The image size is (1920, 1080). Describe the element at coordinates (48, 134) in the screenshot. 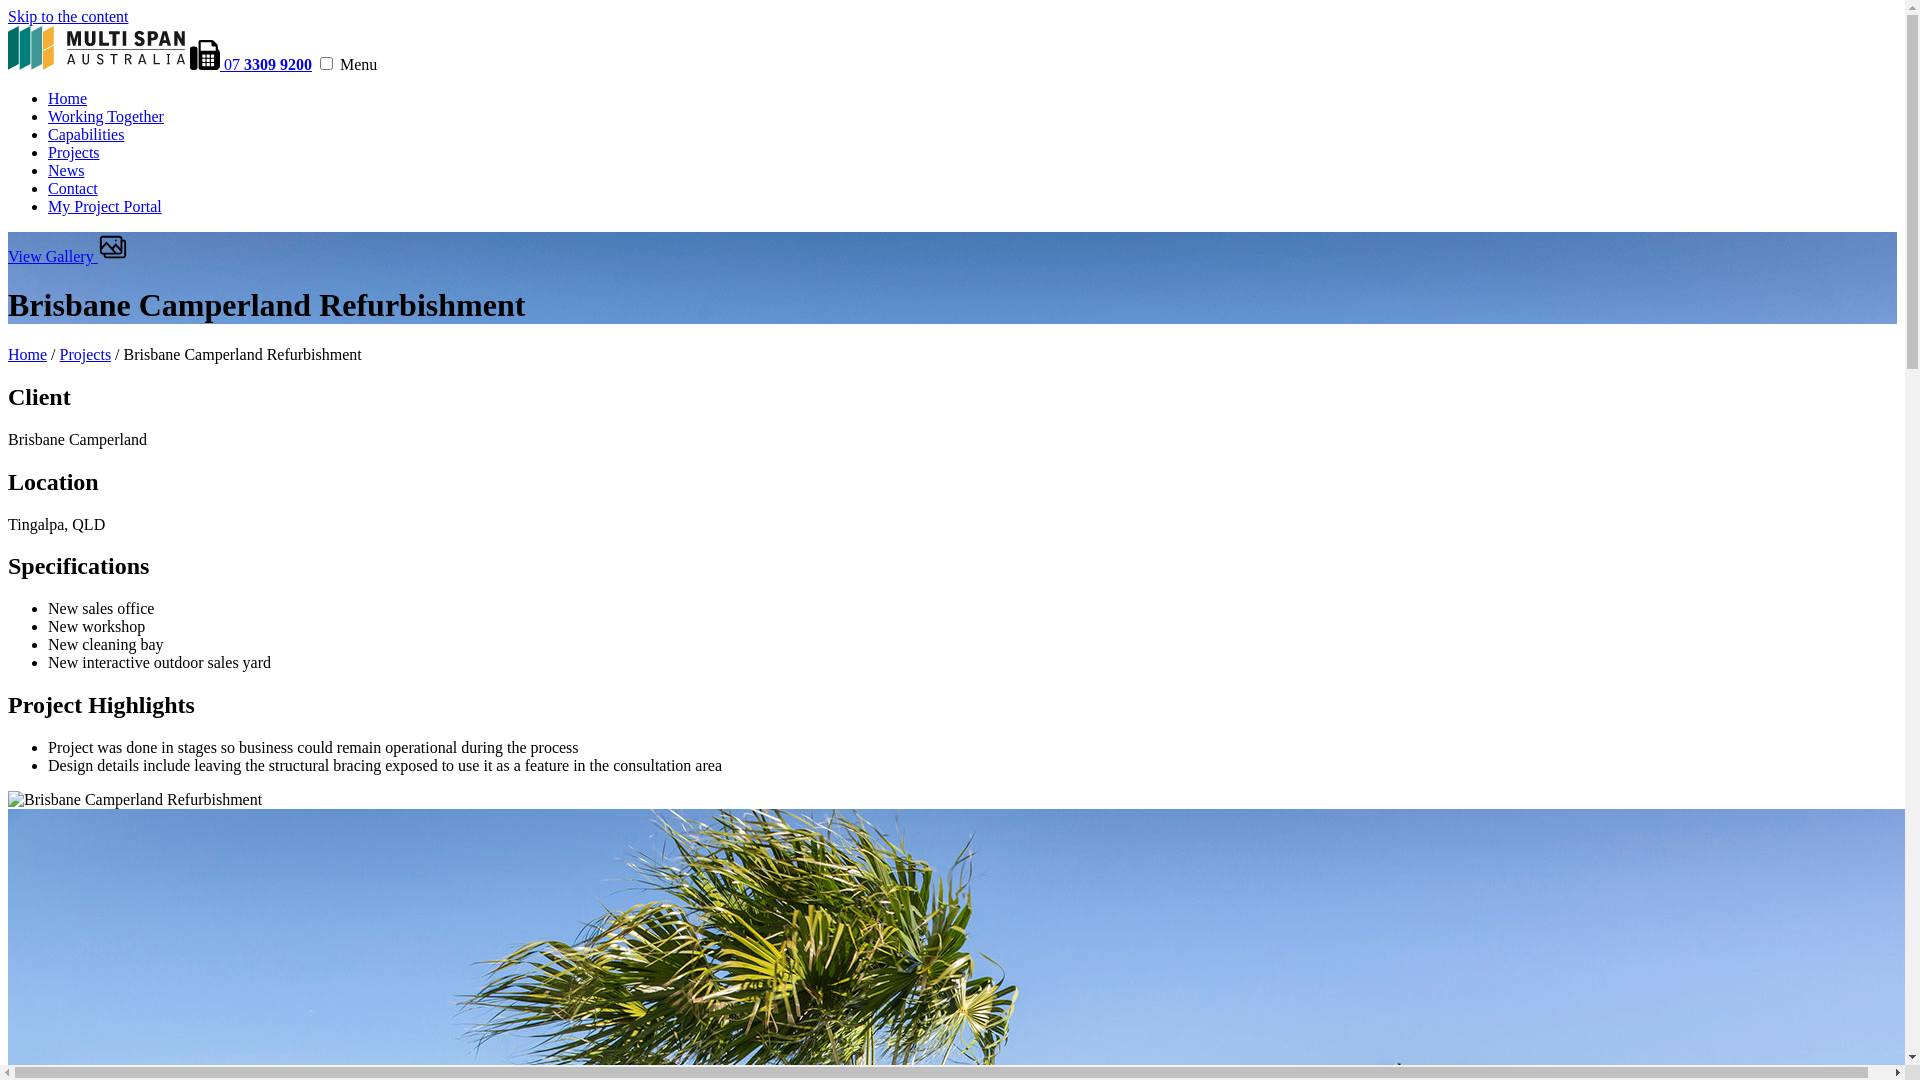

I see `'Capabilities'` at that location.